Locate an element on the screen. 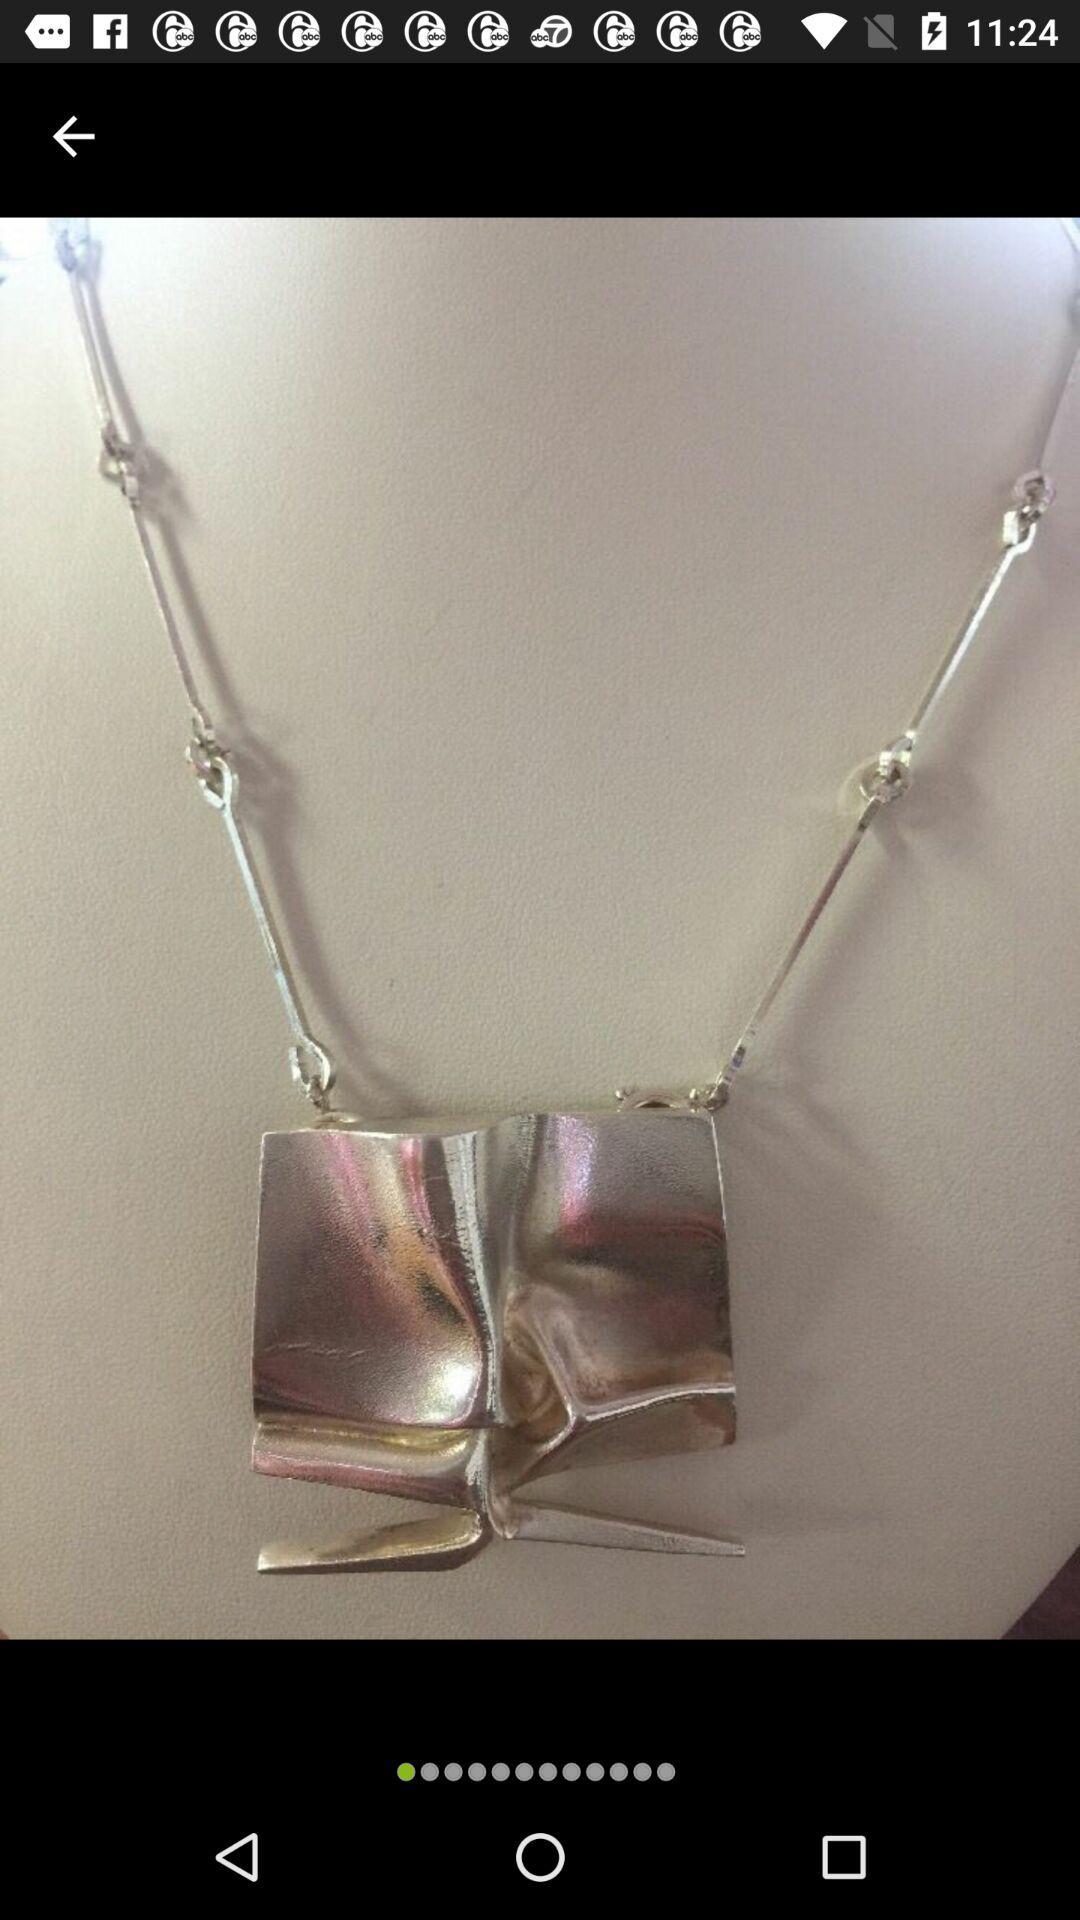 This screenshot has width=1080, height=1920. the icon at the top left corner is located at coordinates (72, 135).